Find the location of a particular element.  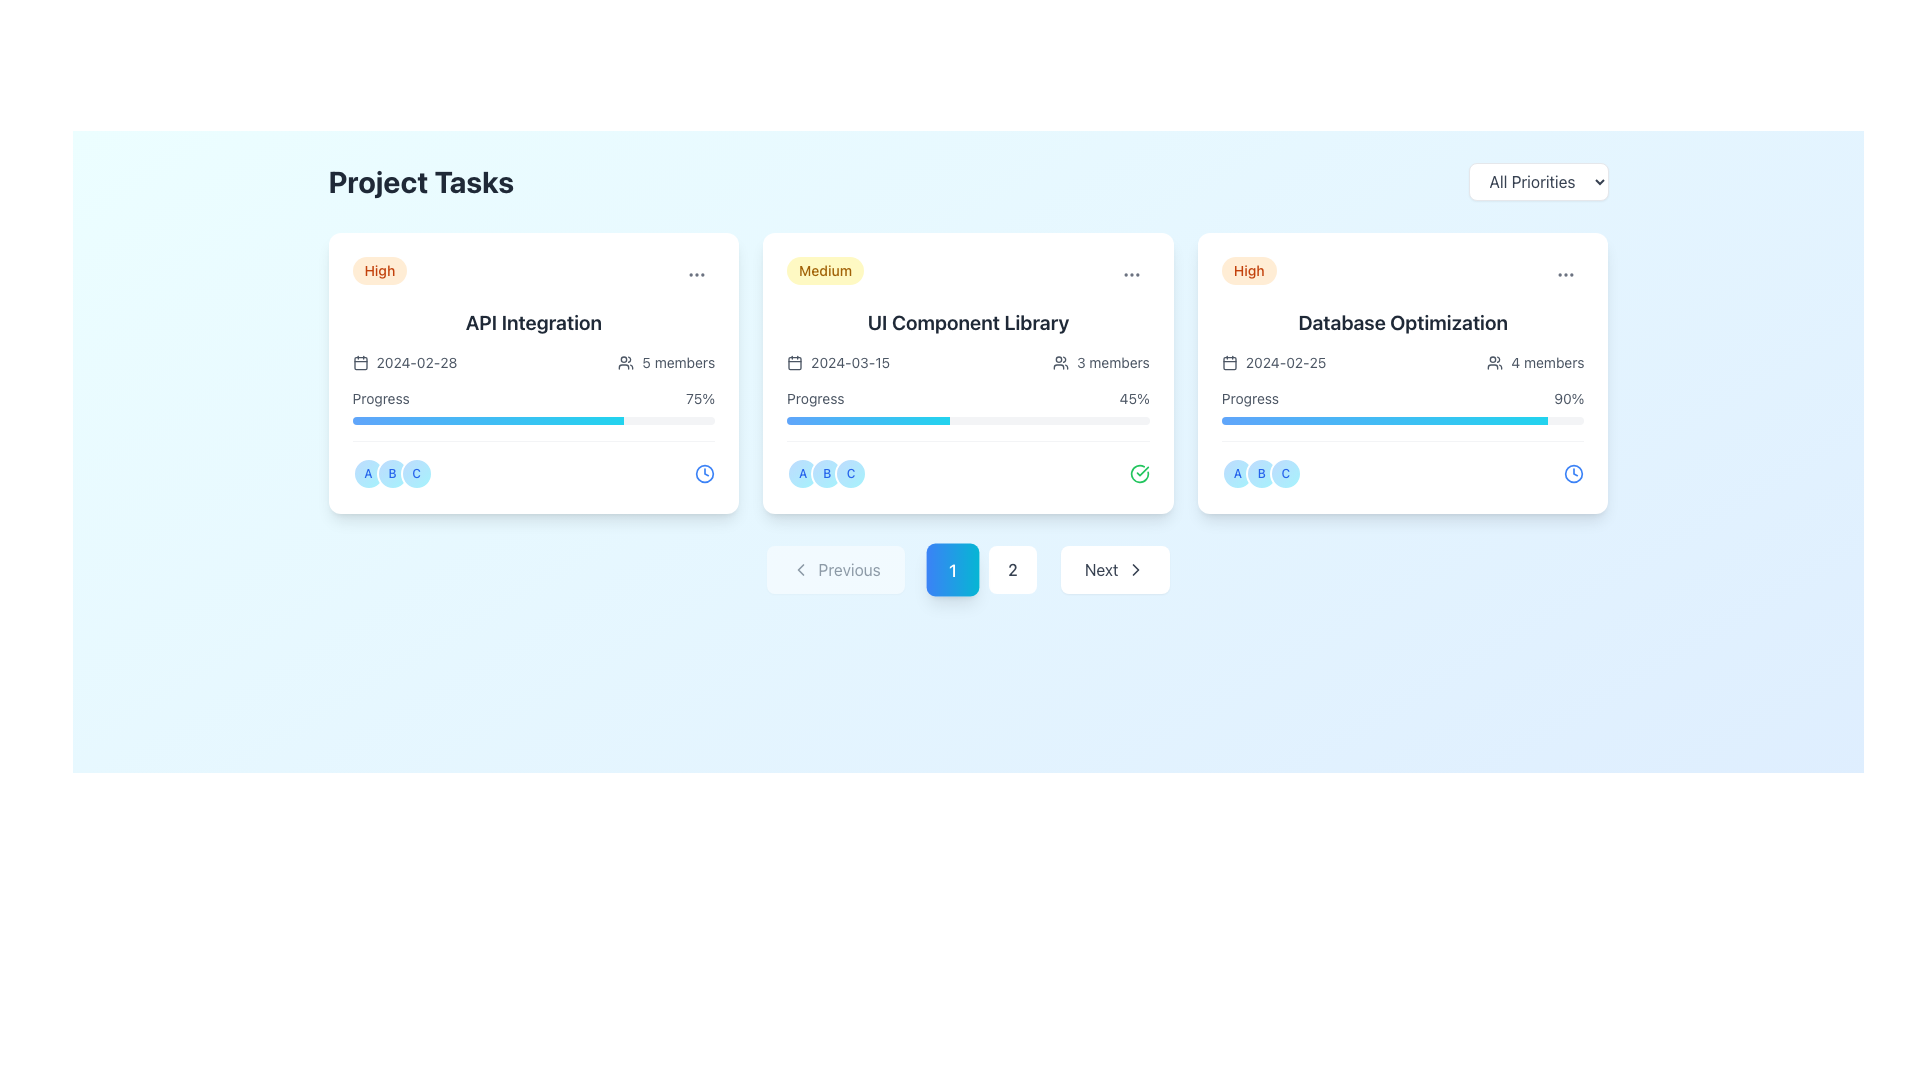

the circular icon with a gradient background and a bold blue letter 'C' centered, which is the third sibling in the group of circular icons is located at coordinates (1285, 474).